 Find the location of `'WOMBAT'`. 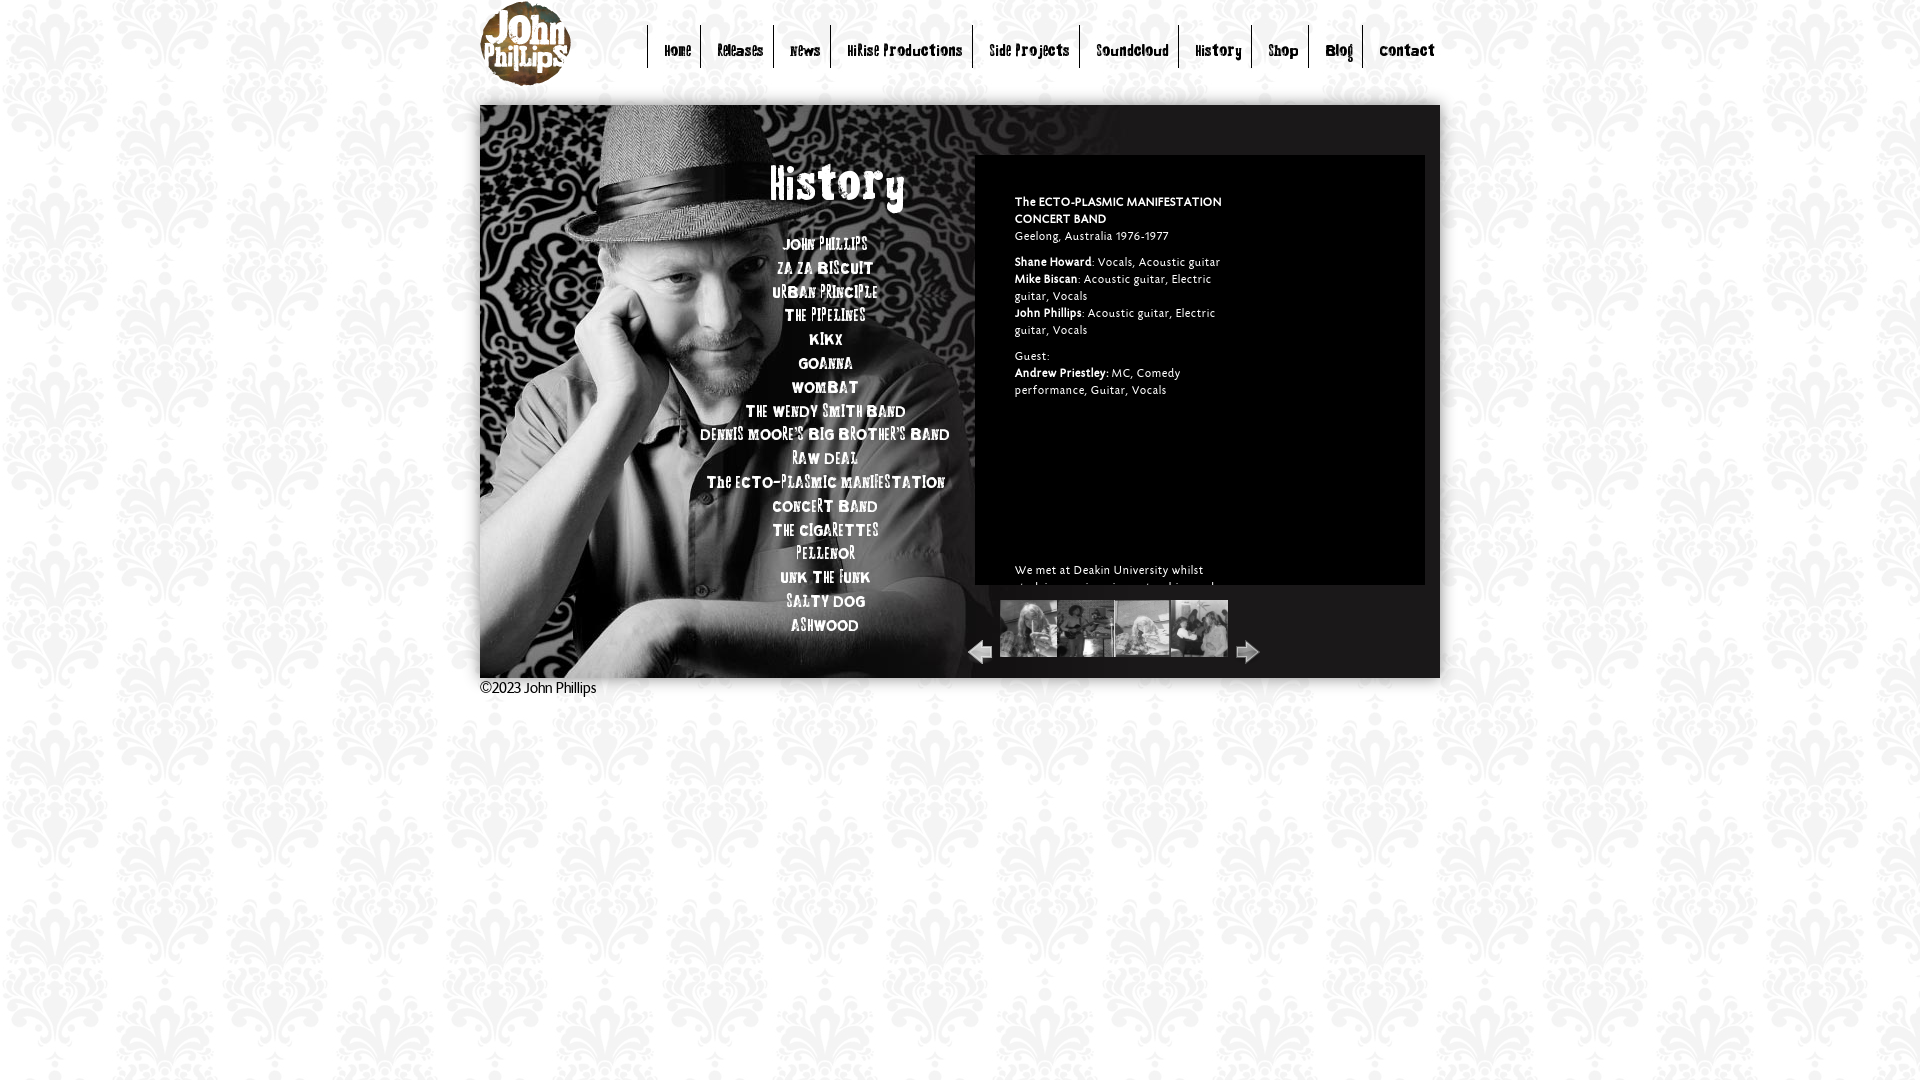

'WOMBAT' is located at coordinates (825, 389).